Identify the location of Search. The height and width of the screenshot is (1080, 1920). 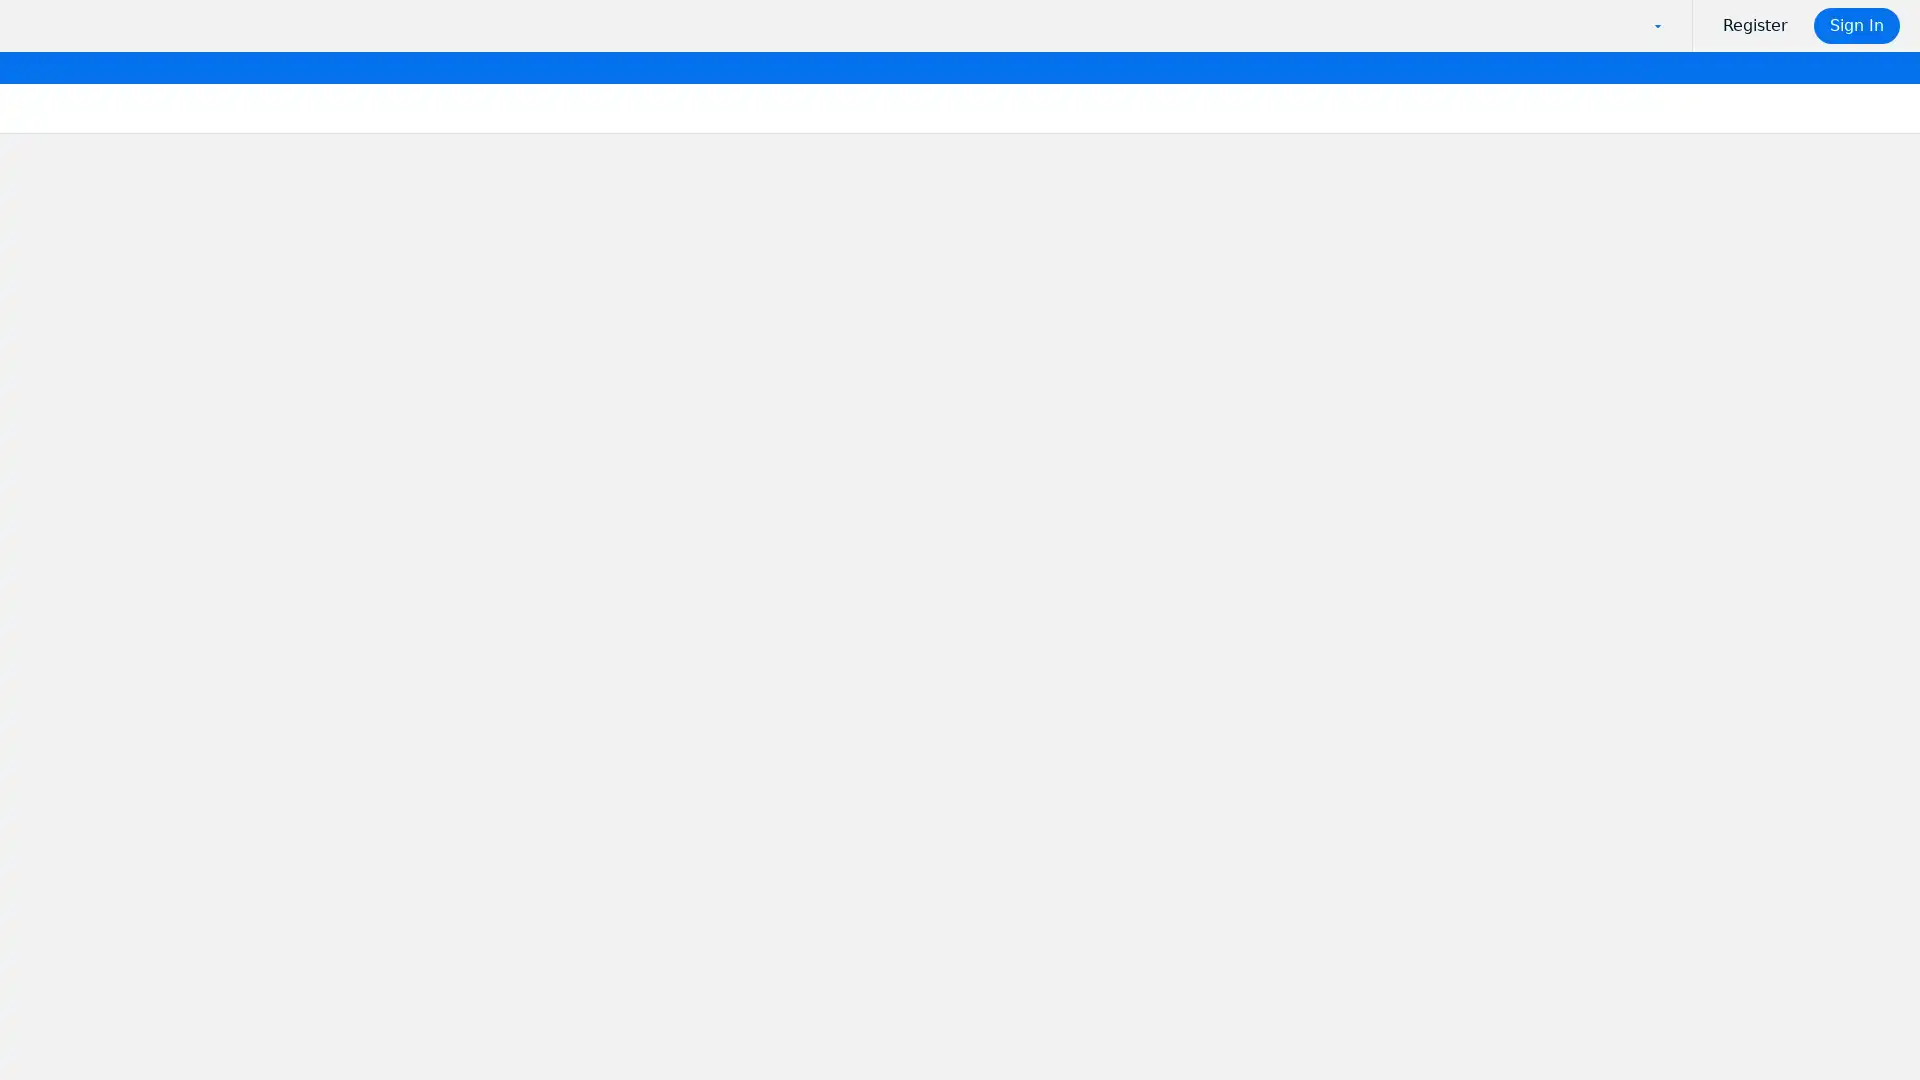
(616, 434).